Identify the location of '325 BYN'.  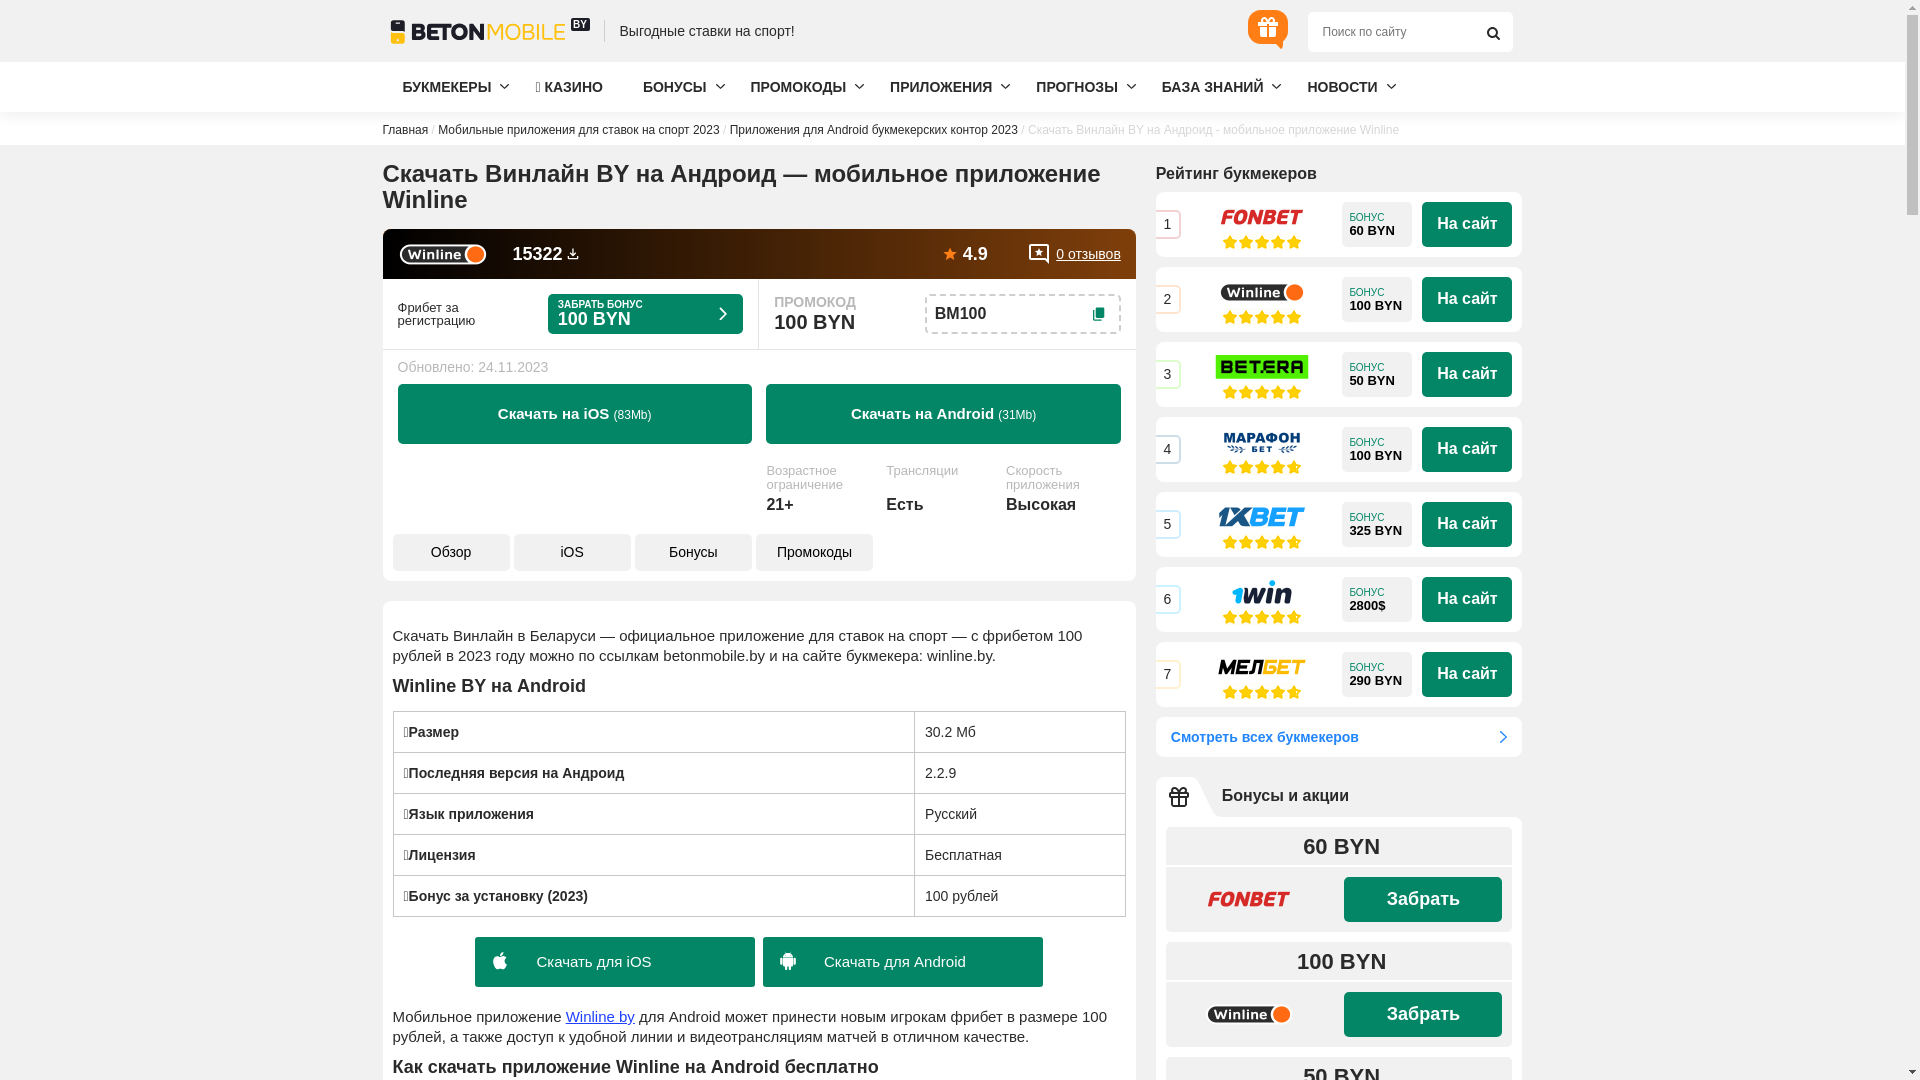
(1376, 523).